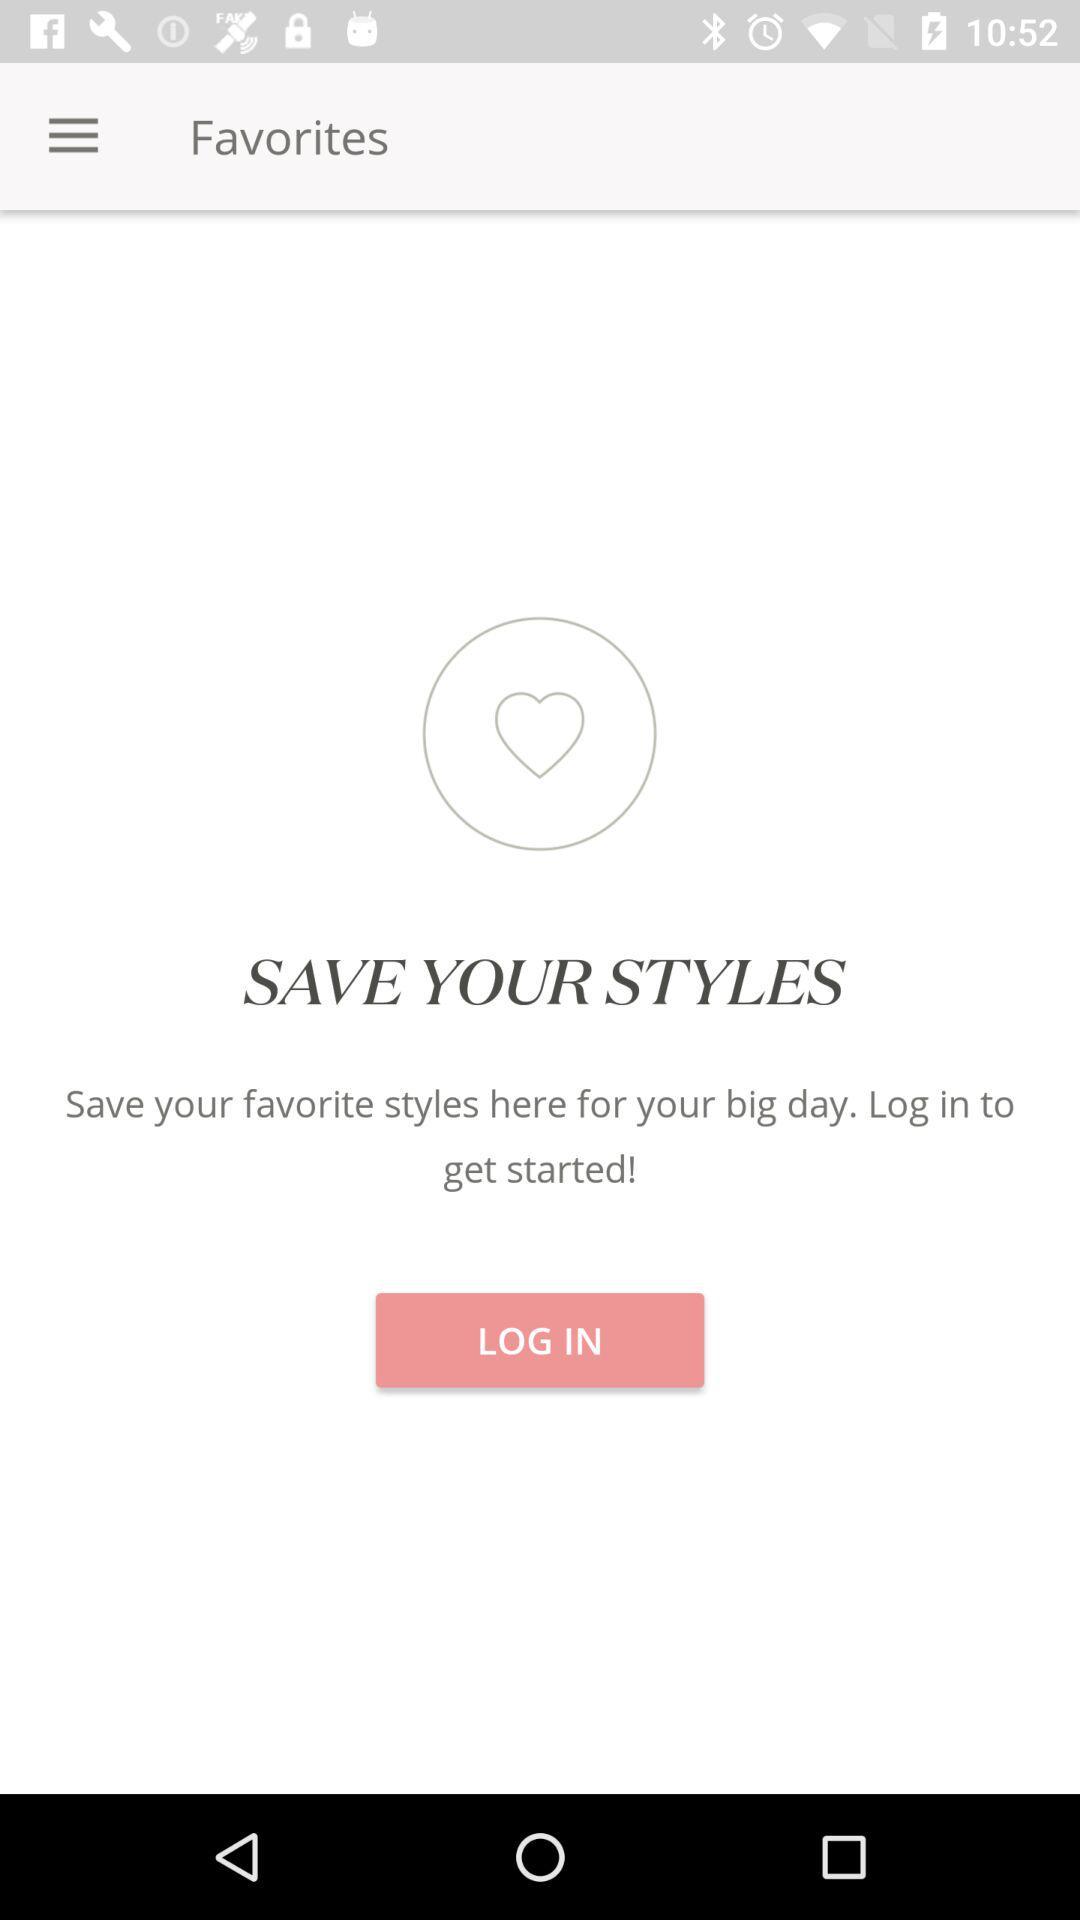 The height and width of the screenshot is (1920, 1080). Describe the element at coordinates (540, 279) in the screenshot. I see `the icon above the hello icon` at that location.